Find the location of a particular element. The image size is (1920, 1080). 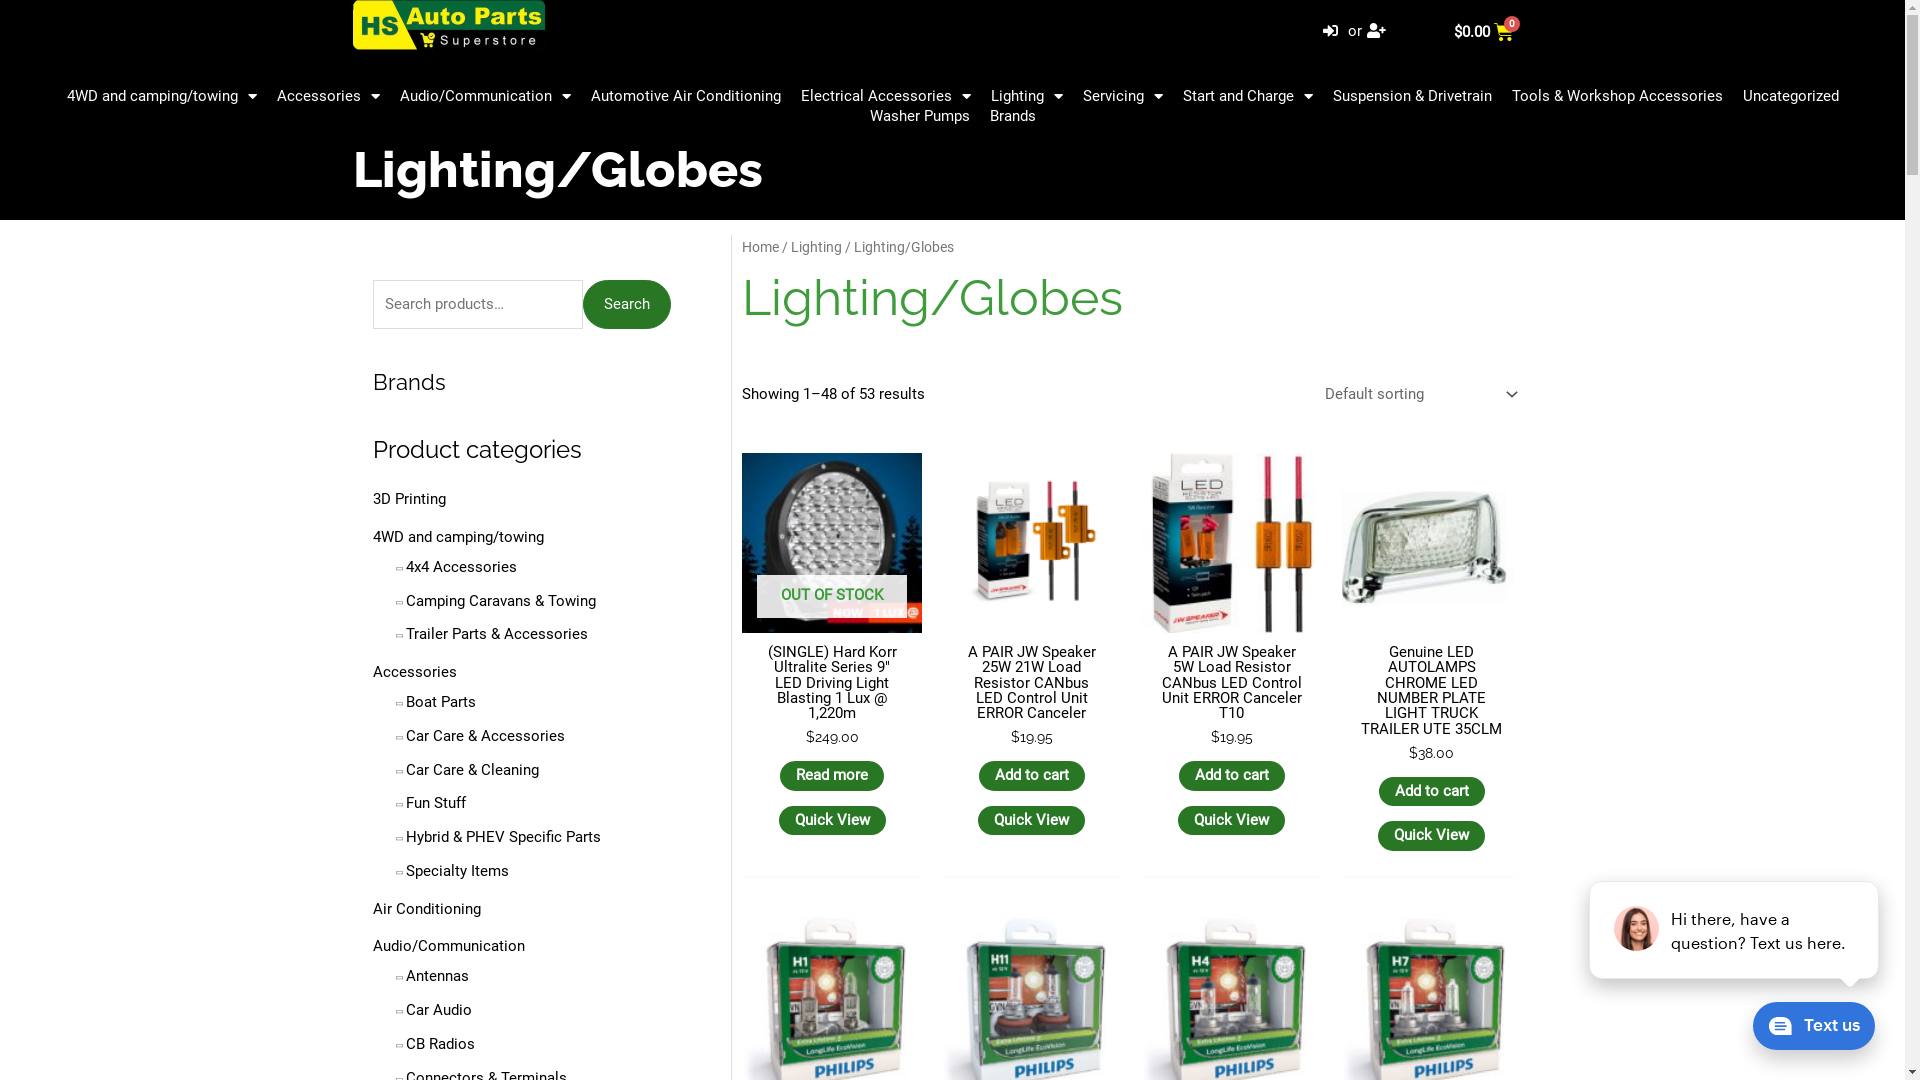

'Automotive Air Conditioning' is located at coordinates (579, 96).